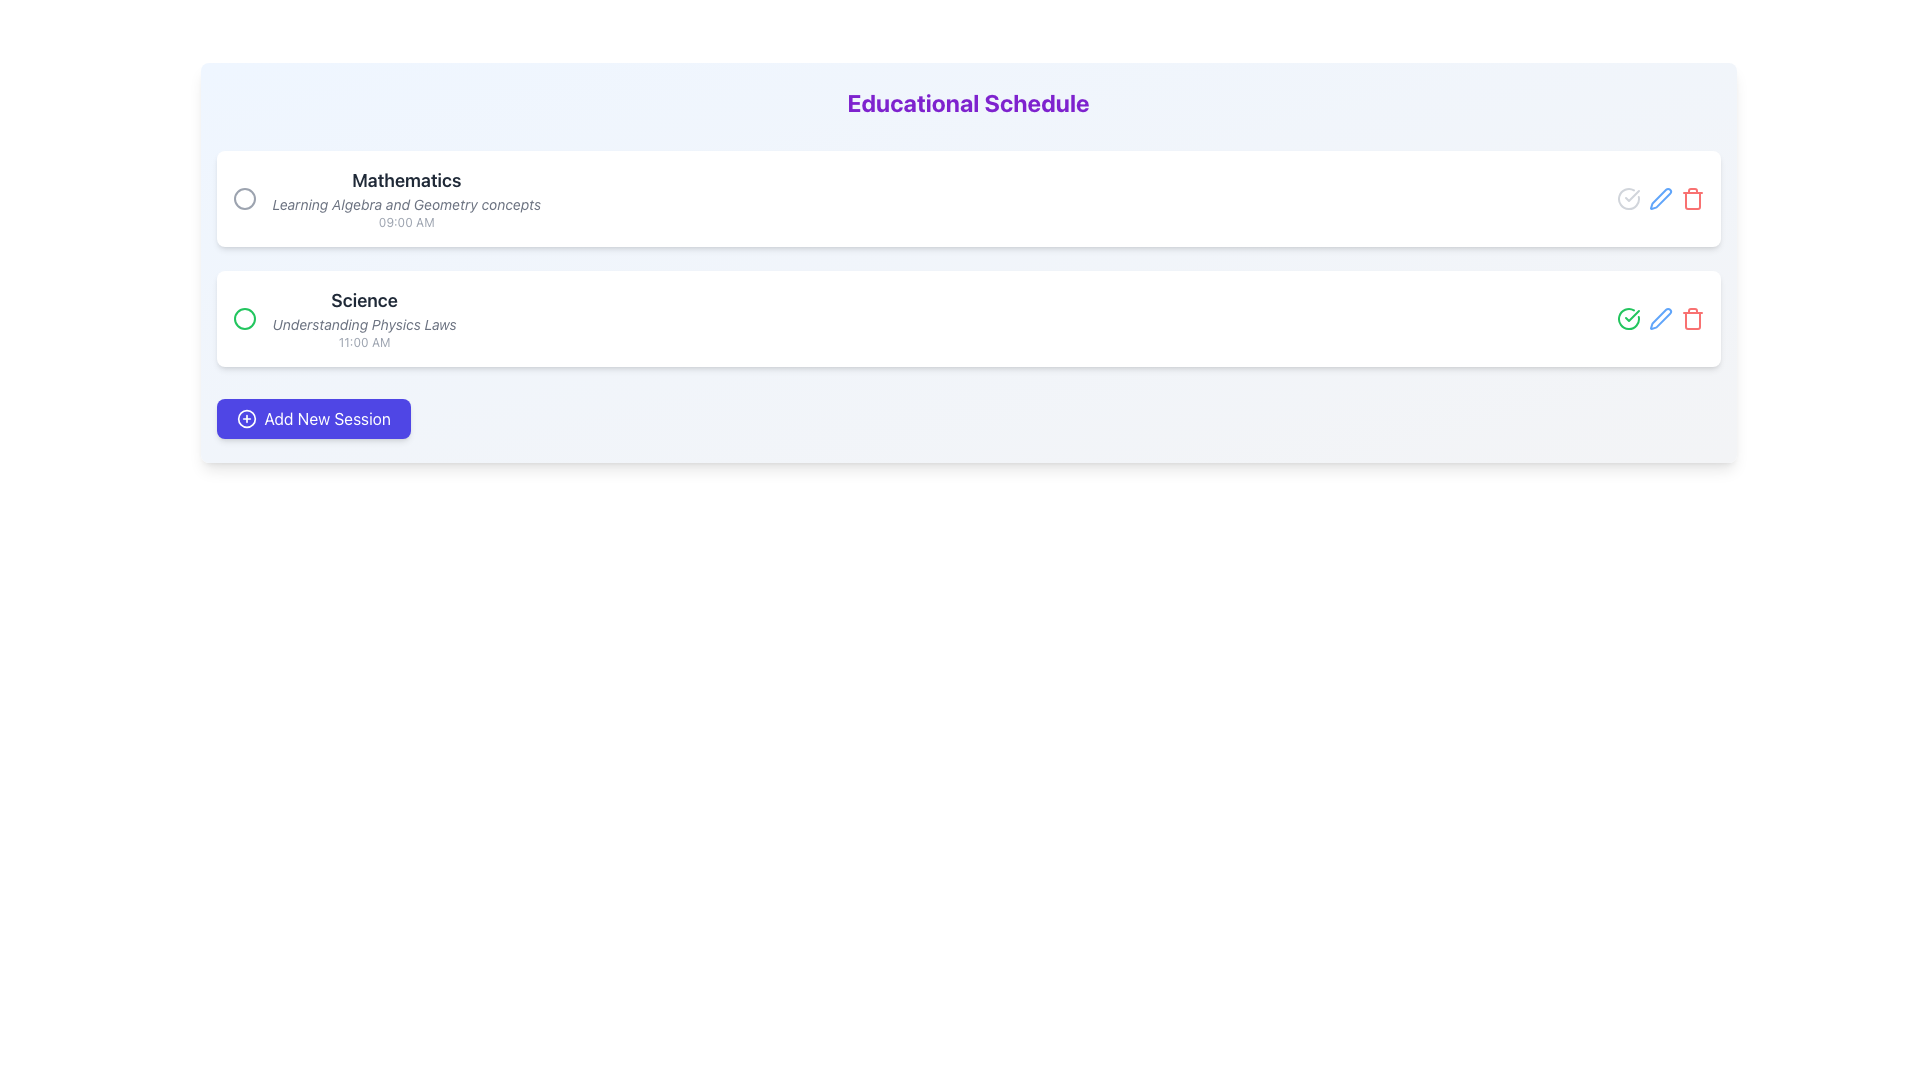 The image size is (1920, 1080). I want to click on the edit icon located in the second row of the interactive list of scheduled sessions to initiate editing actions for the corresponding session, so click(1660, 316).